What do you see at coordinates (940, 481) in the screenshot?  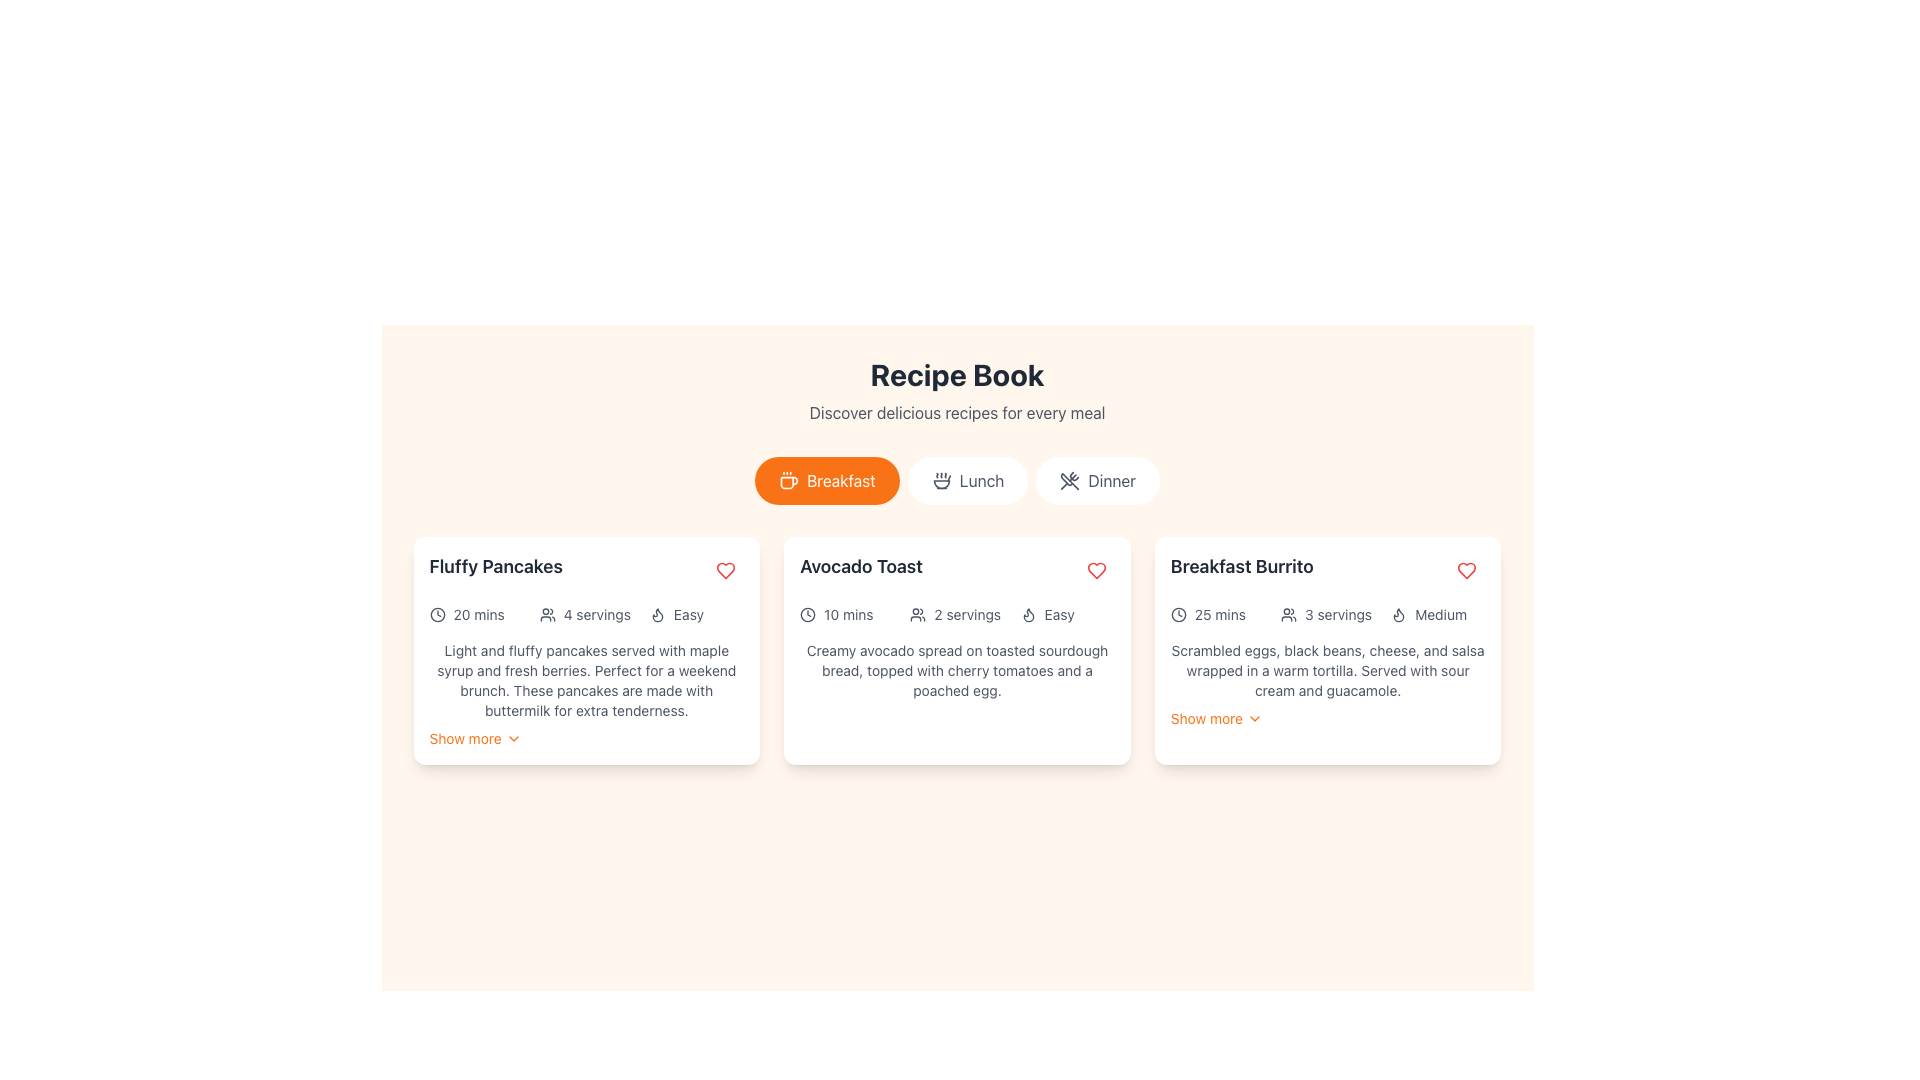 I see `the 'Lunch' icon located in the center left of the 'Lunch' button in the navigation options under the title 'Recipe Book'` at bounding box center [940, 481].